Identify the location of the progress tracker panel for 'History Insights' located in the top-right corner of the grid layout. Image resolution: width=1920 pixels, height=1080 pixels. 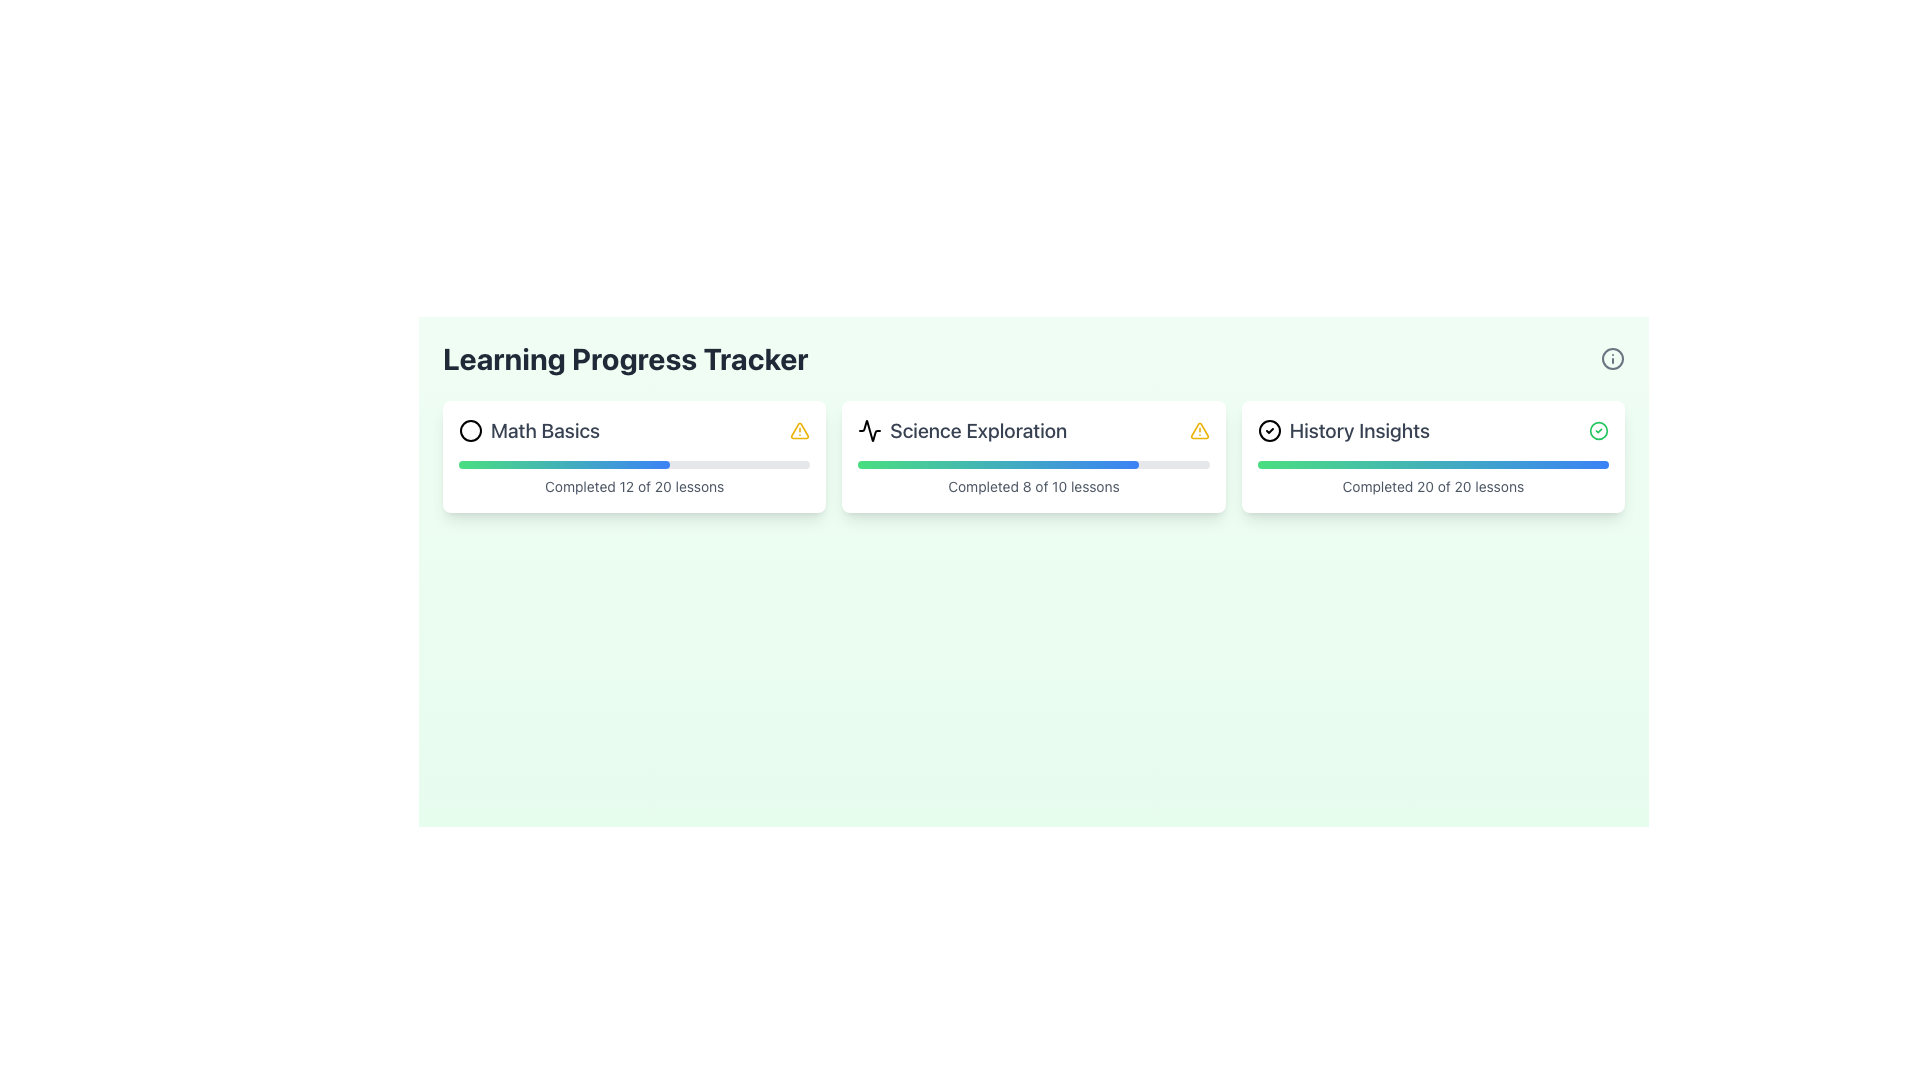
(1432, 456).